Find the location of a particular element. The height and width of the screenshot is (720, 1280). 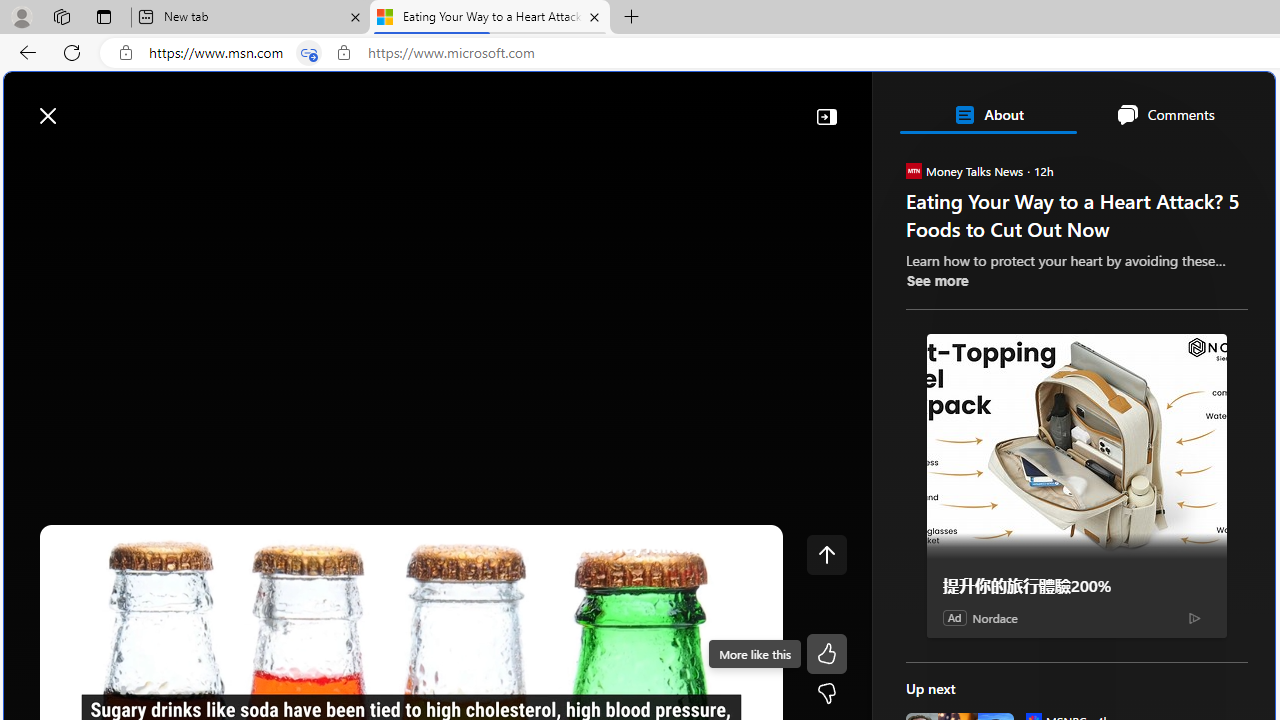

'Collapse' is located at coordinates (826, 115).